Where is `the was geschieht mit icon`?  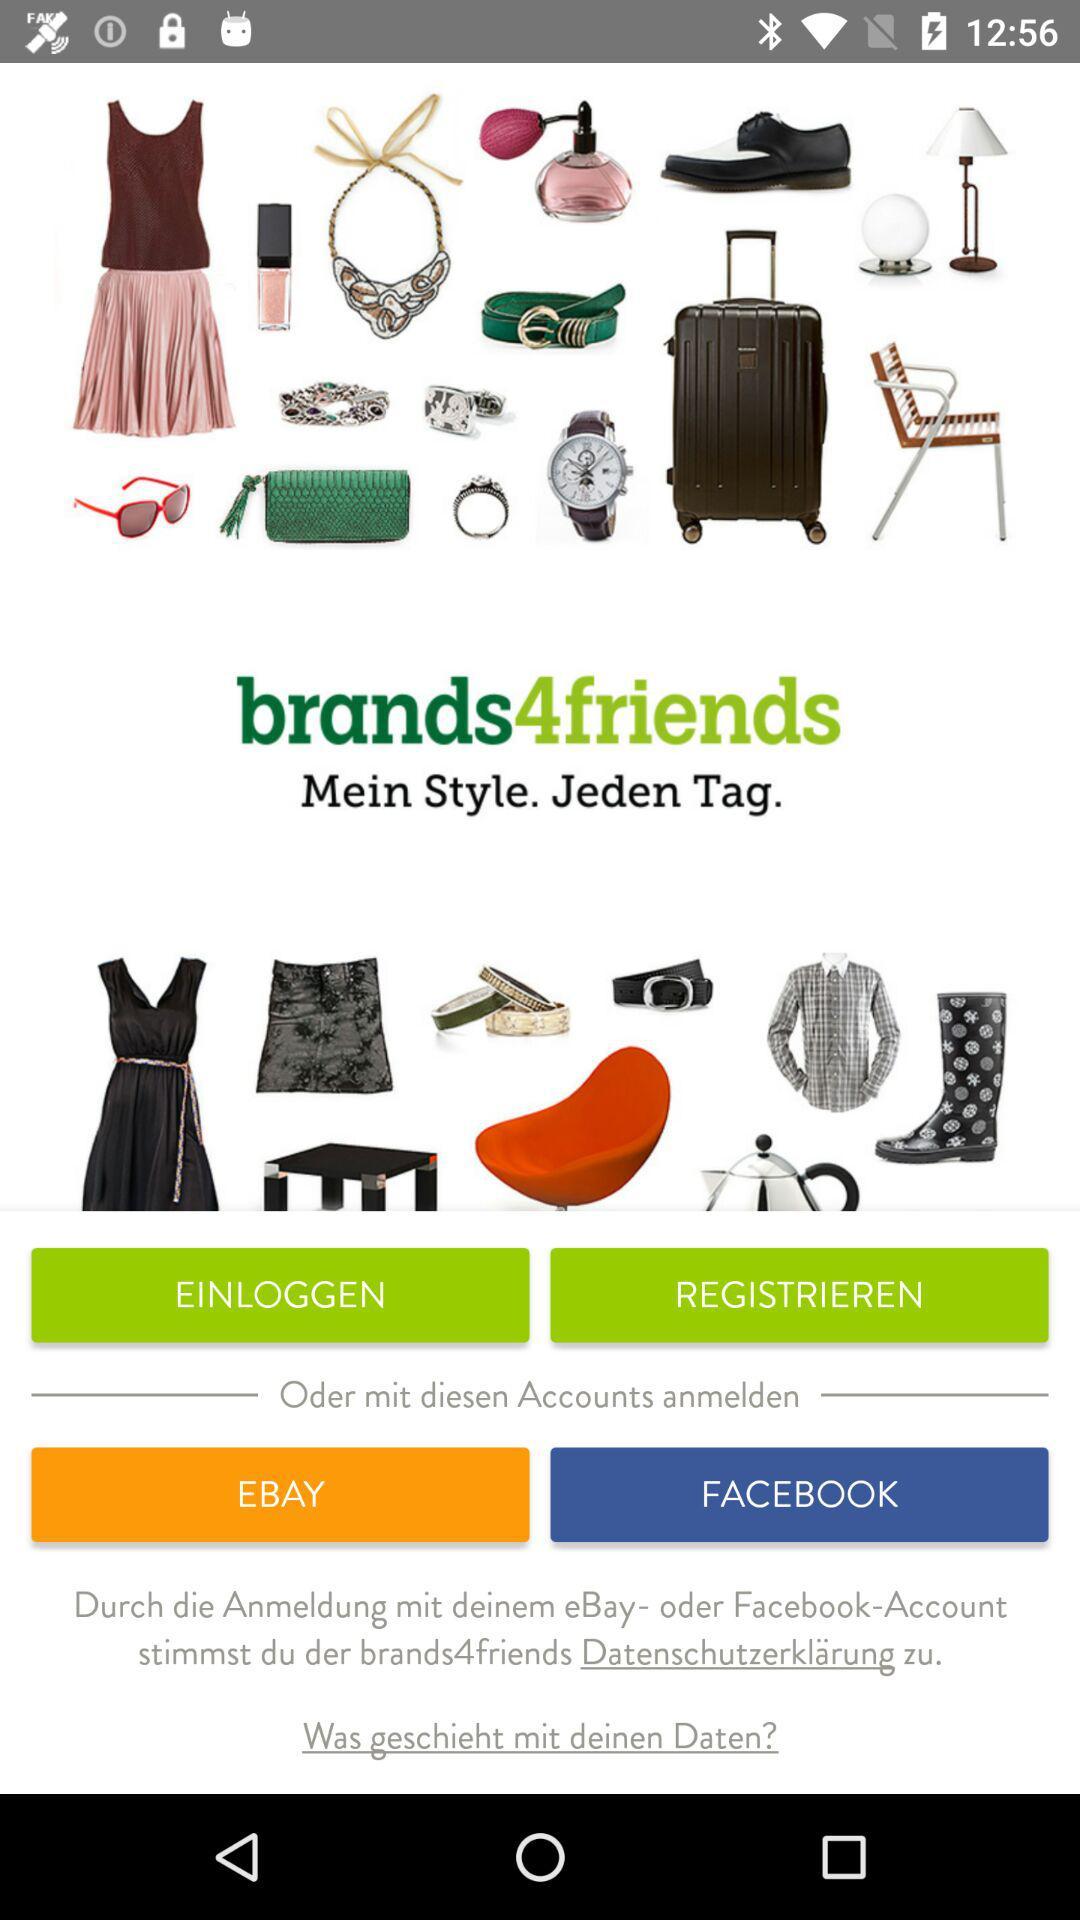
the was geschieht mit icon is located at coordinates (540, 1735).